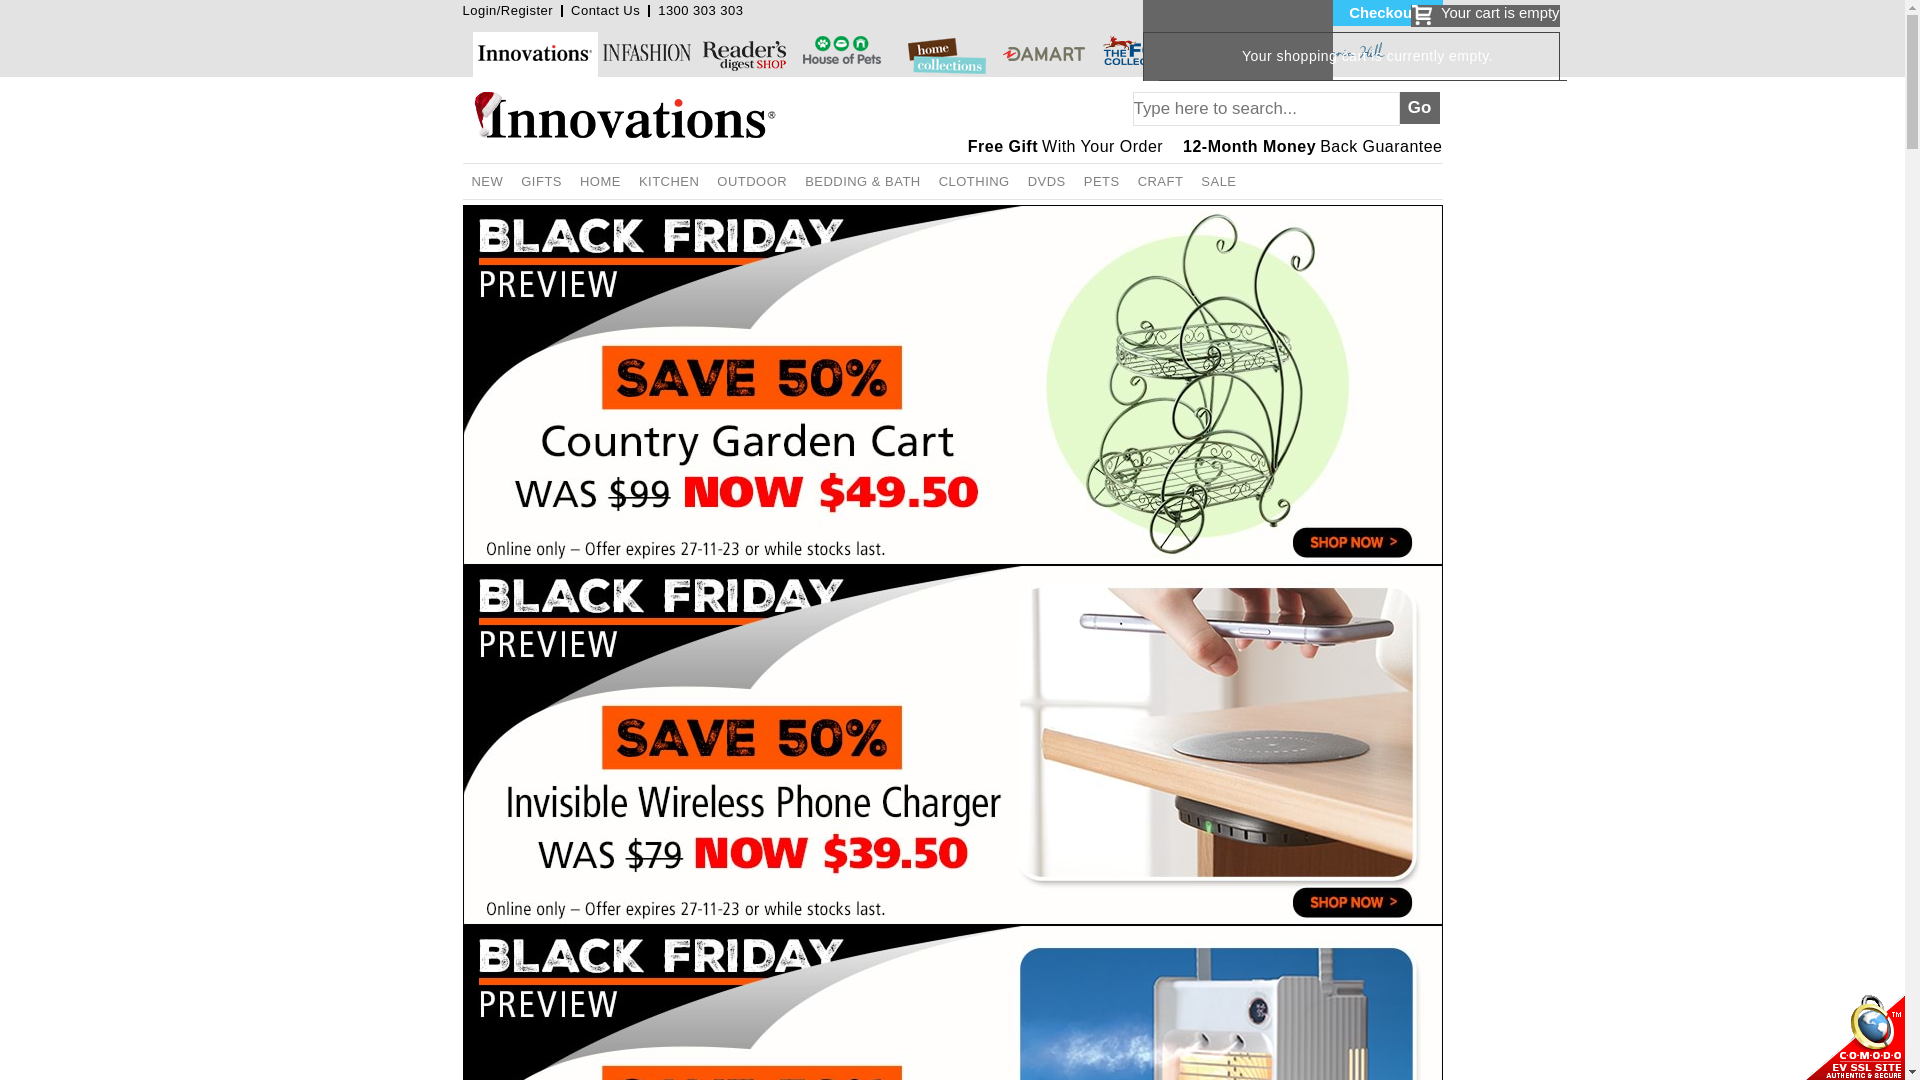 This screenshot has width=1920, height=1080. Describe the element at coordinates (1410, 15) in the screenshot. I see `'Your cart is empty'` at that location.